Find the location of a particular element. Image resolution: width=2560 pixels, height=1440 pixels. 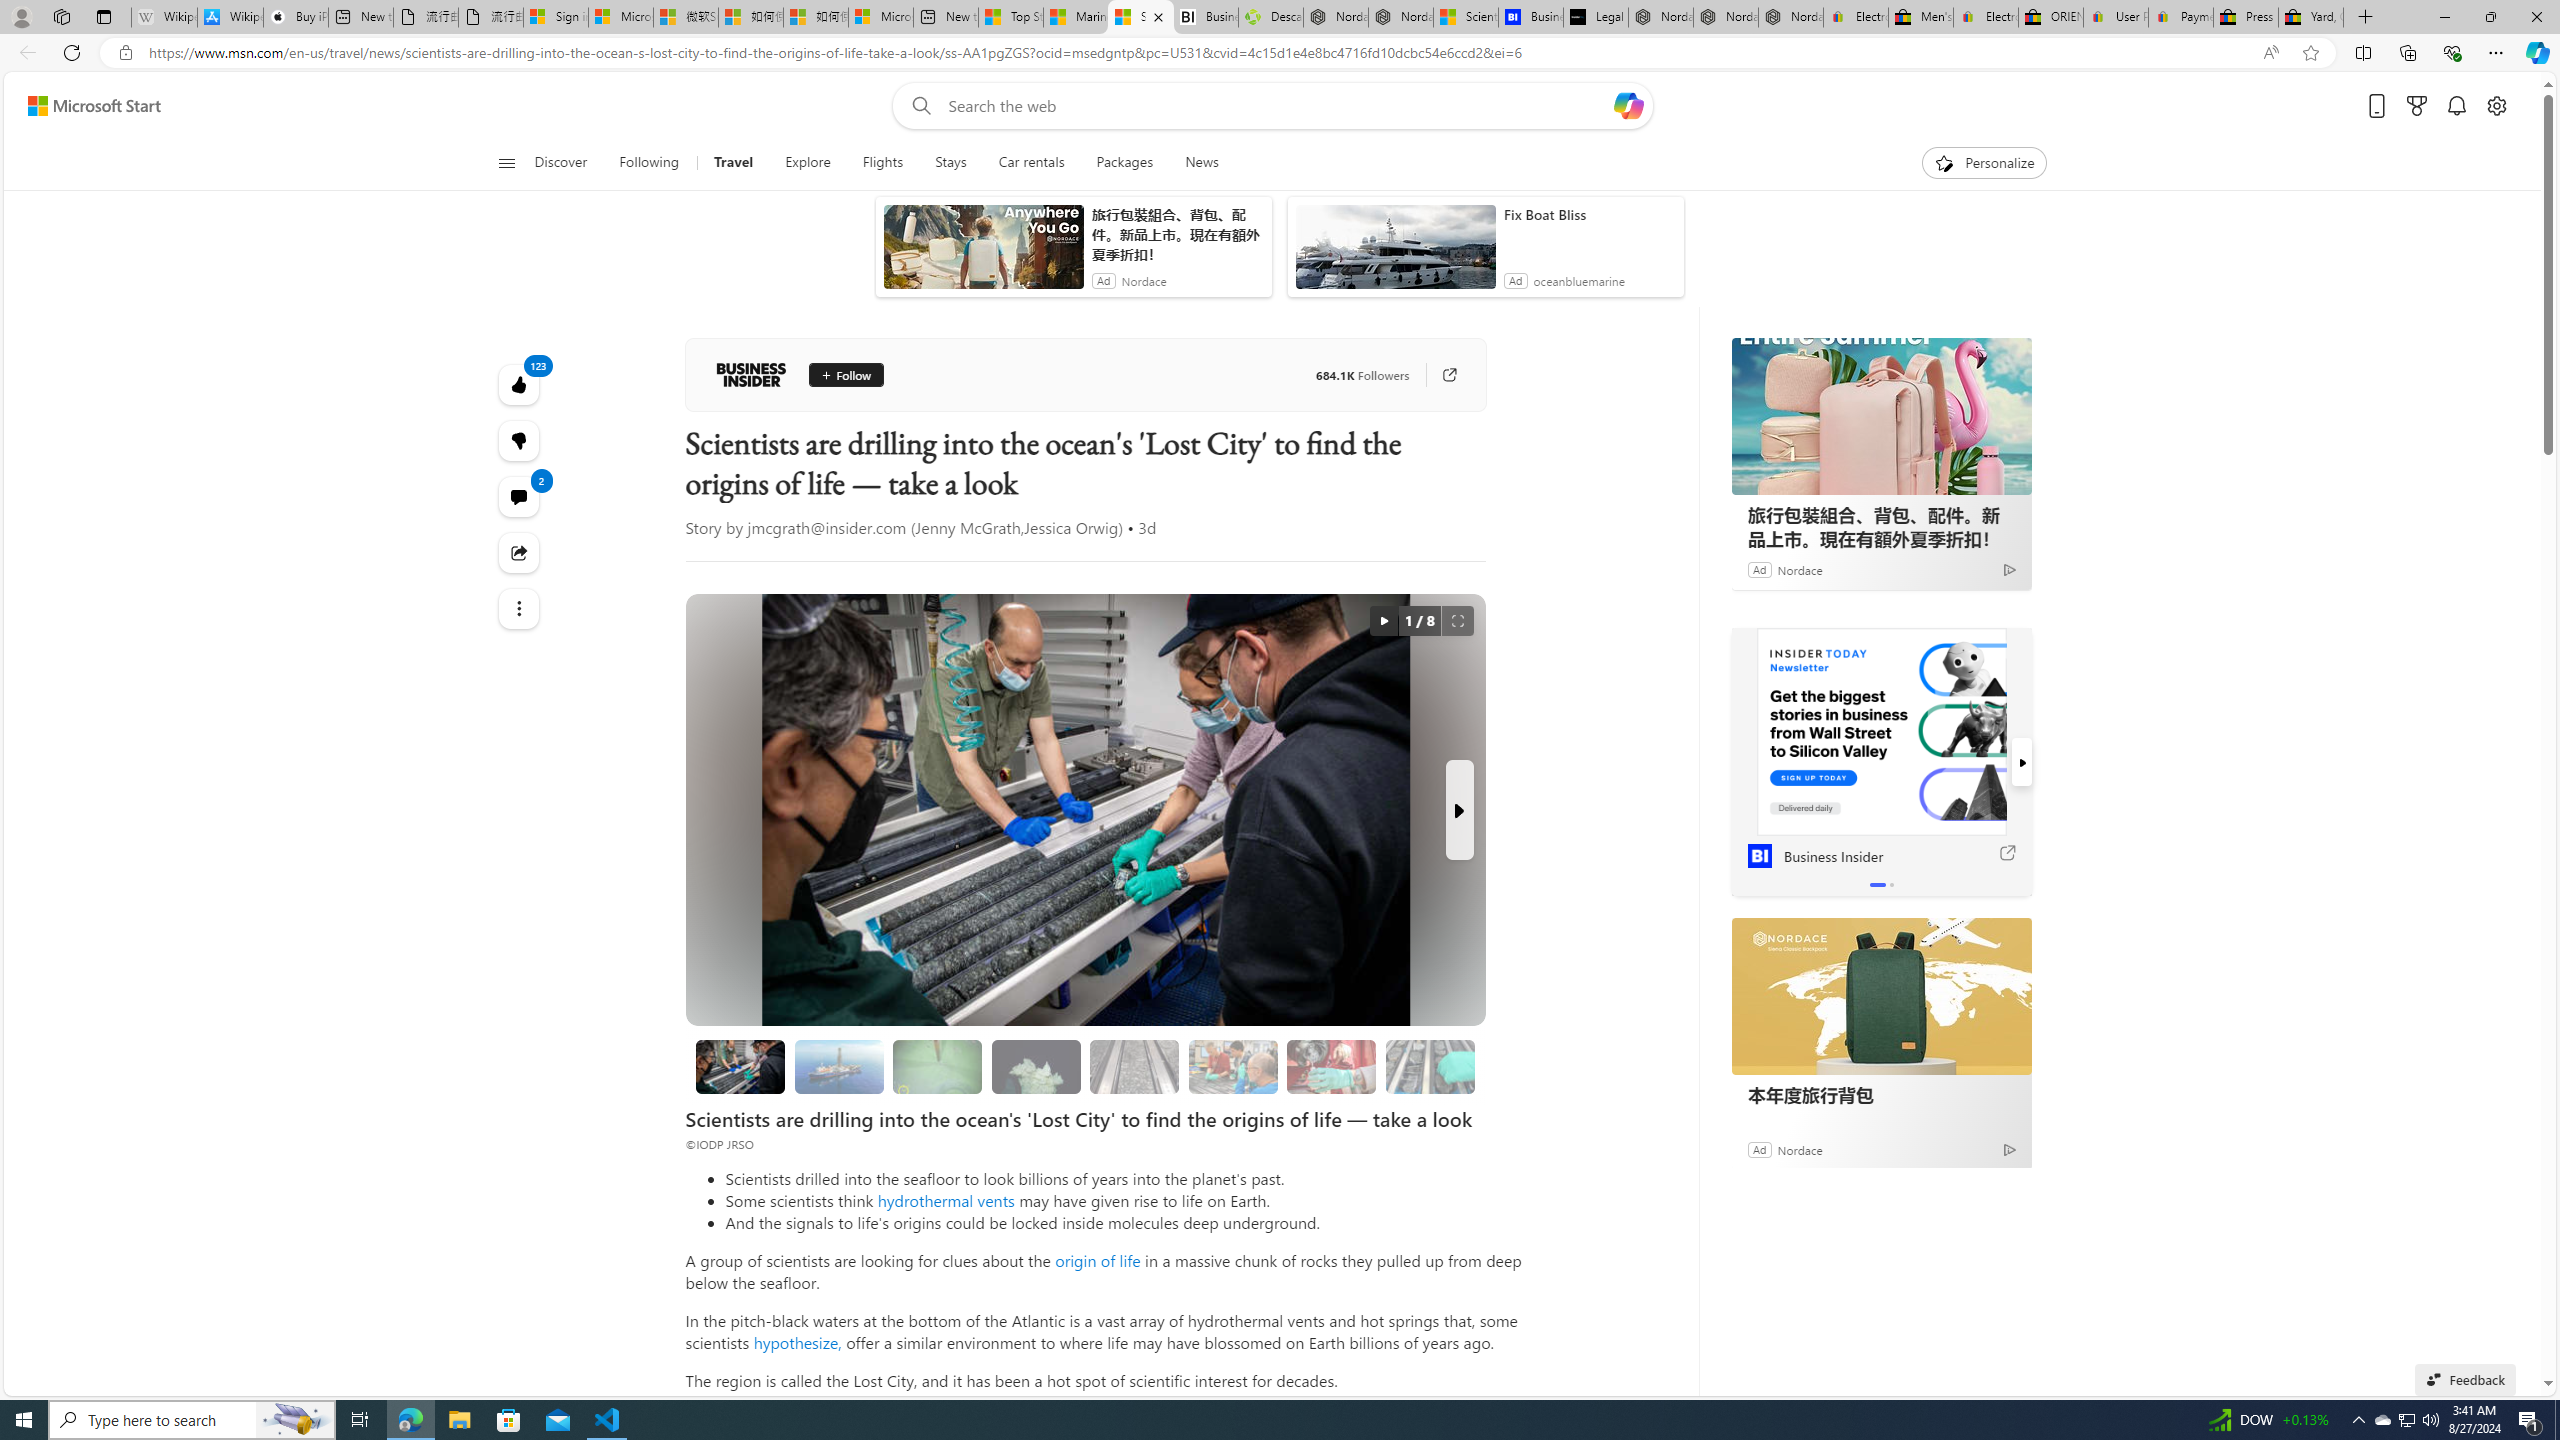

'hydrothermal vents' is located at coordinates (945, 1199).